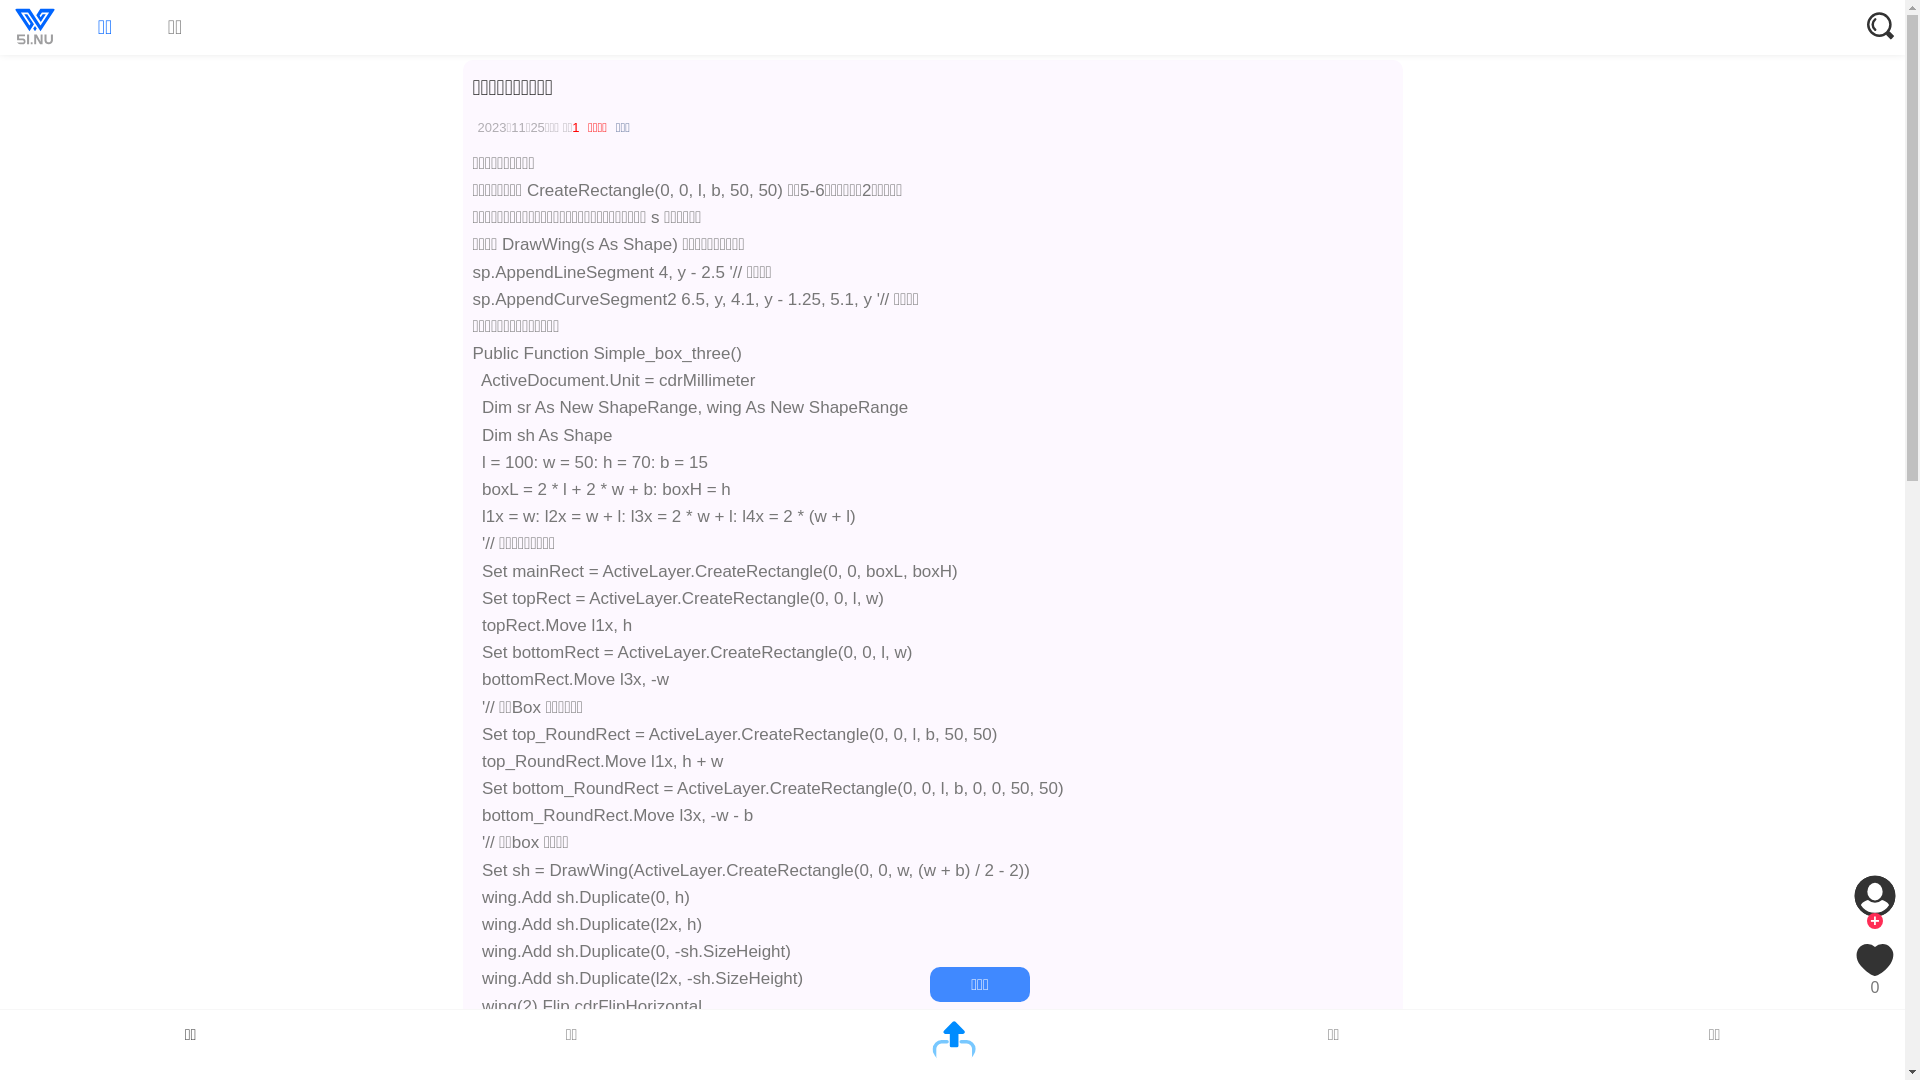  What do you see at coordinates (574, 127) in the screenshot?
I see `'1'` at bounding box center [574, 127].